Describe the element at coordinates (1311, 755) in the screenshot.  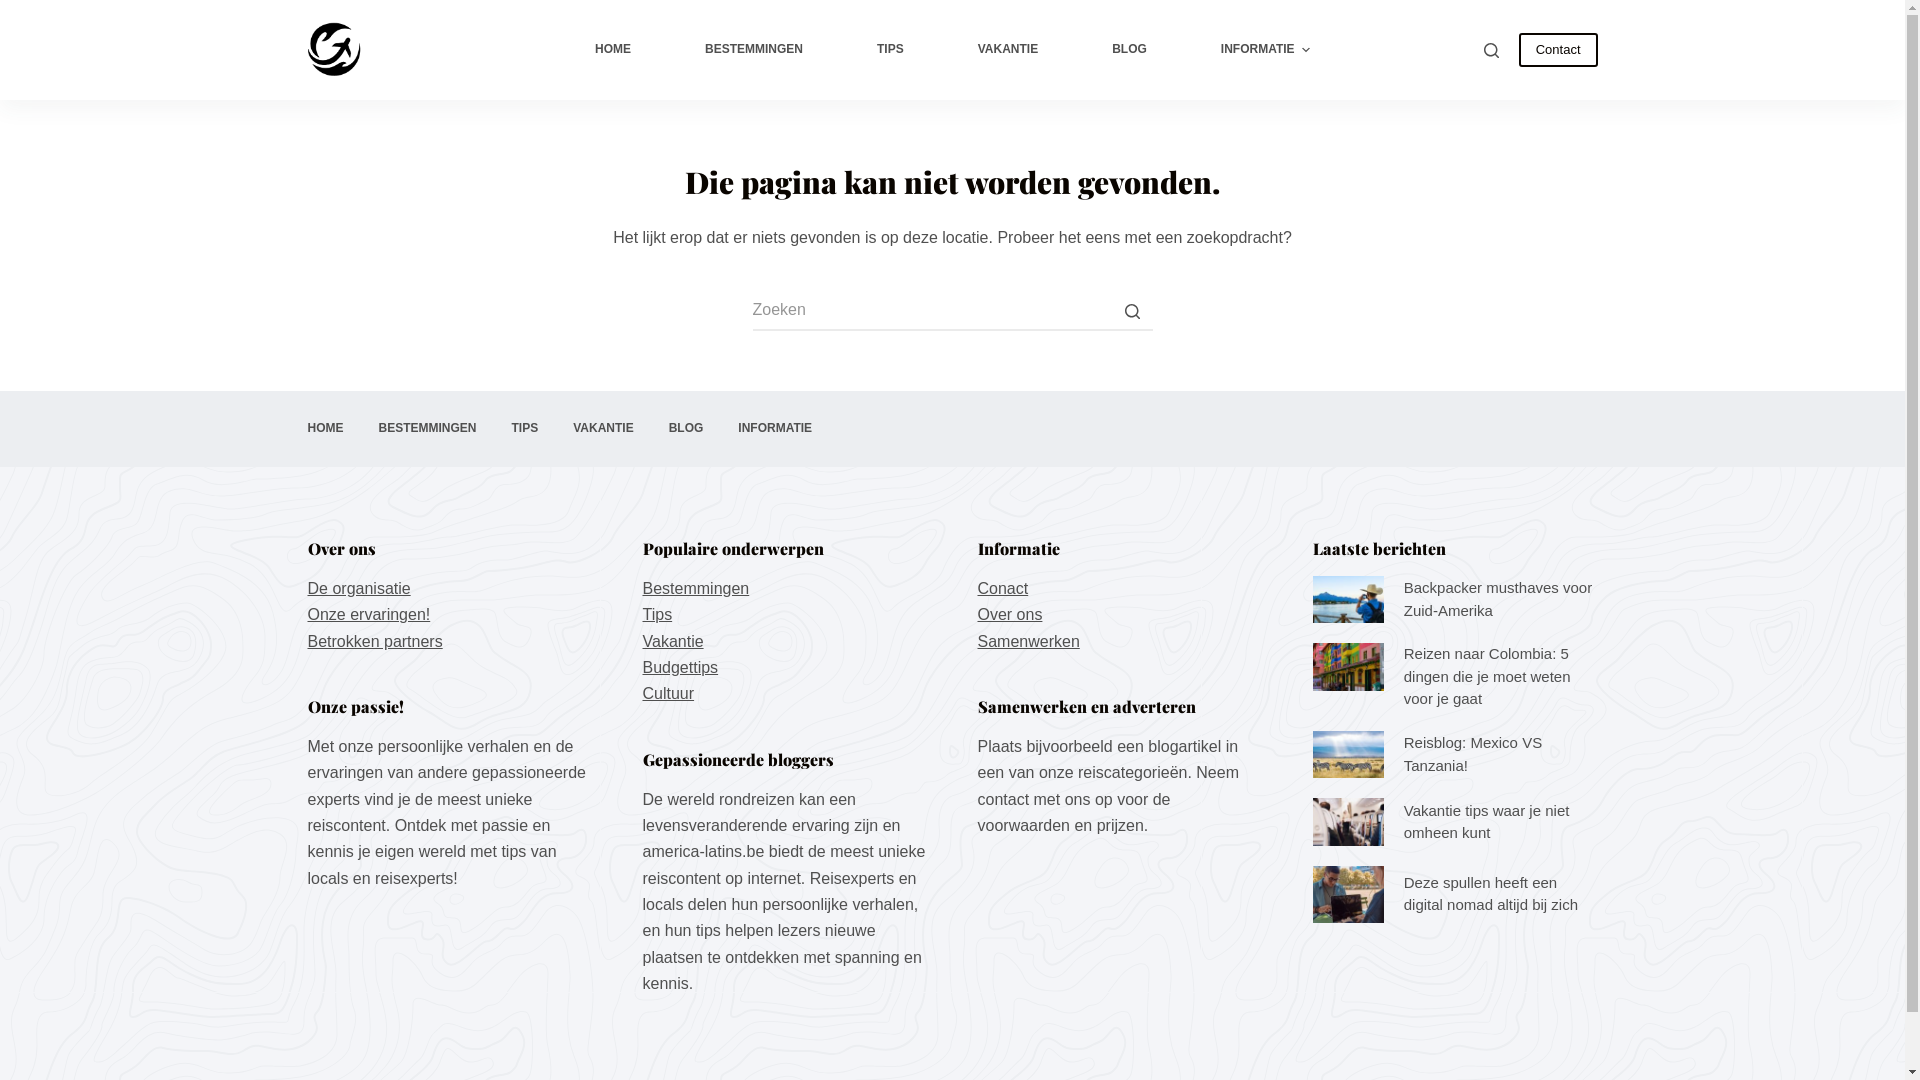
I see `'Reisblog: Mexico VS Tanzania!'` at that location.